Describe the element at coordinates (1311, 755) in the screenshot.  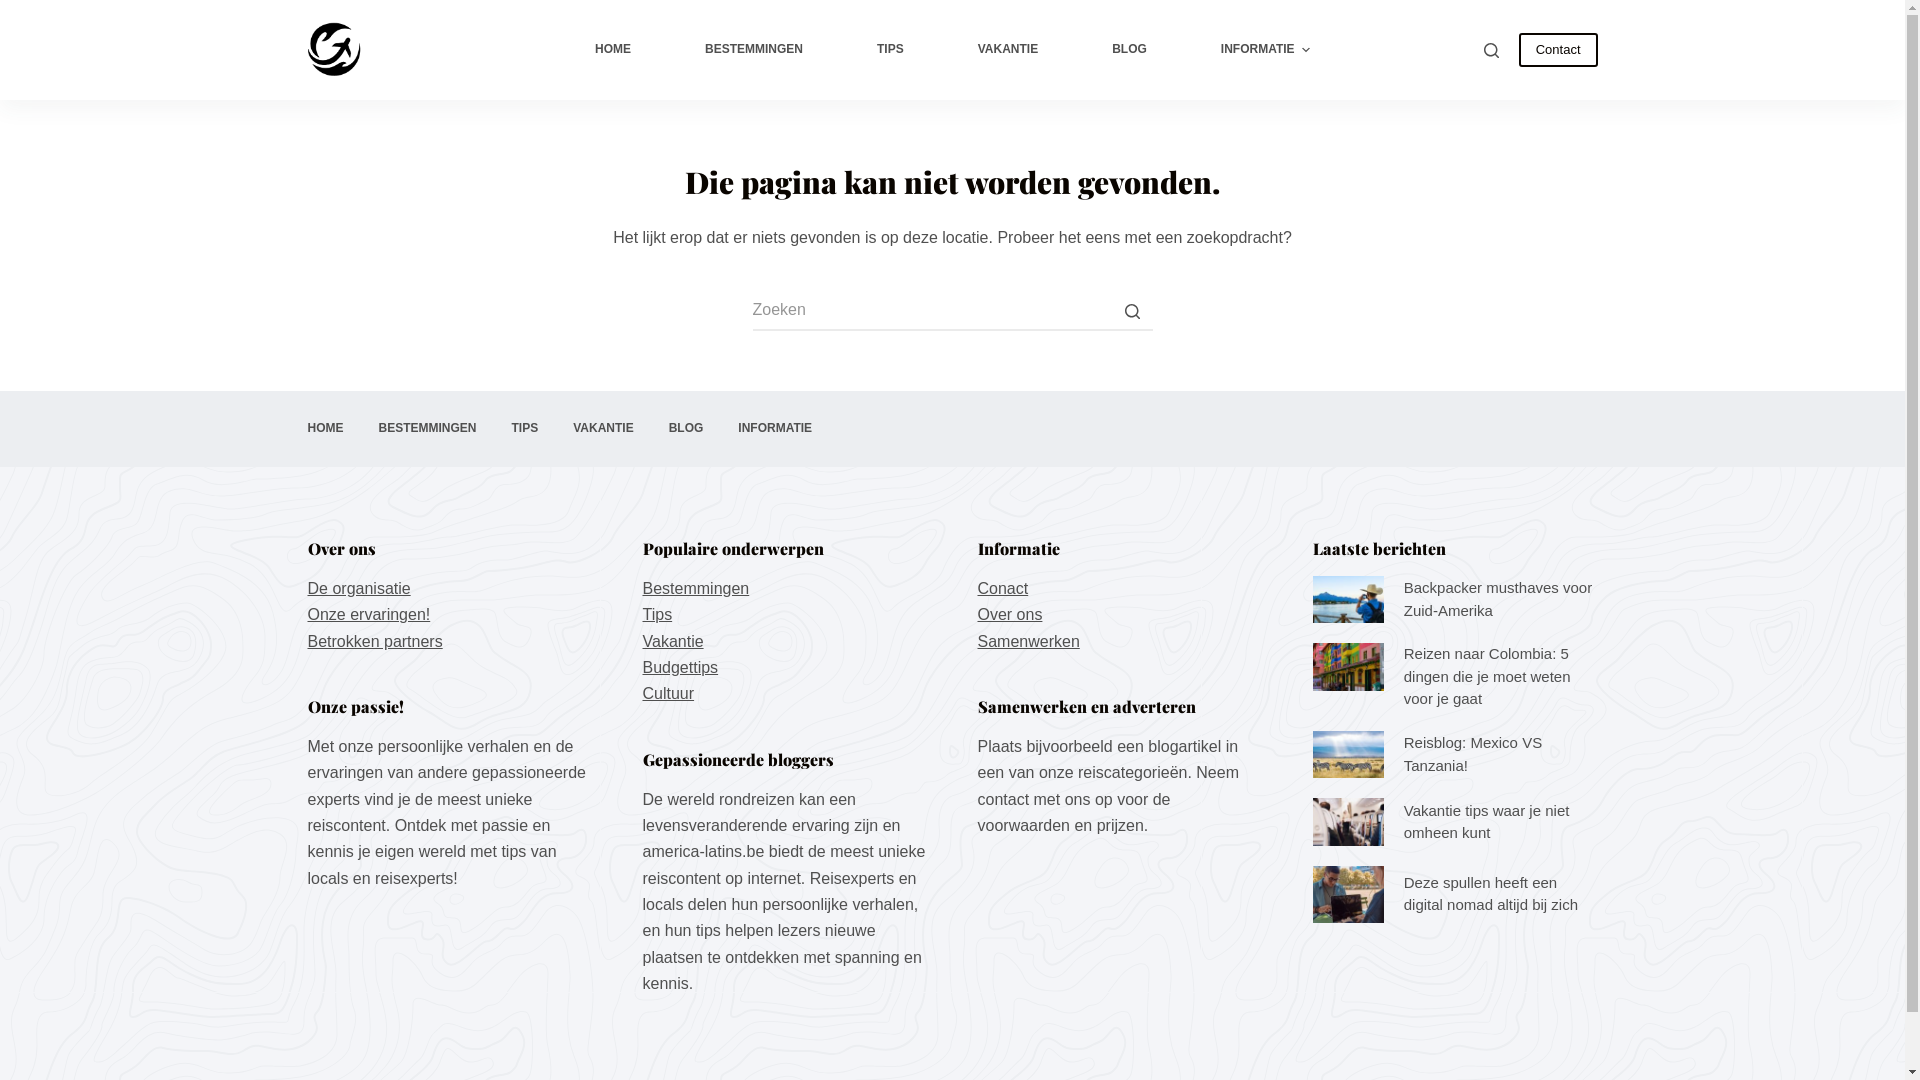
I see `'Reisblog: Mexico VS Tanzania!'` at that location.